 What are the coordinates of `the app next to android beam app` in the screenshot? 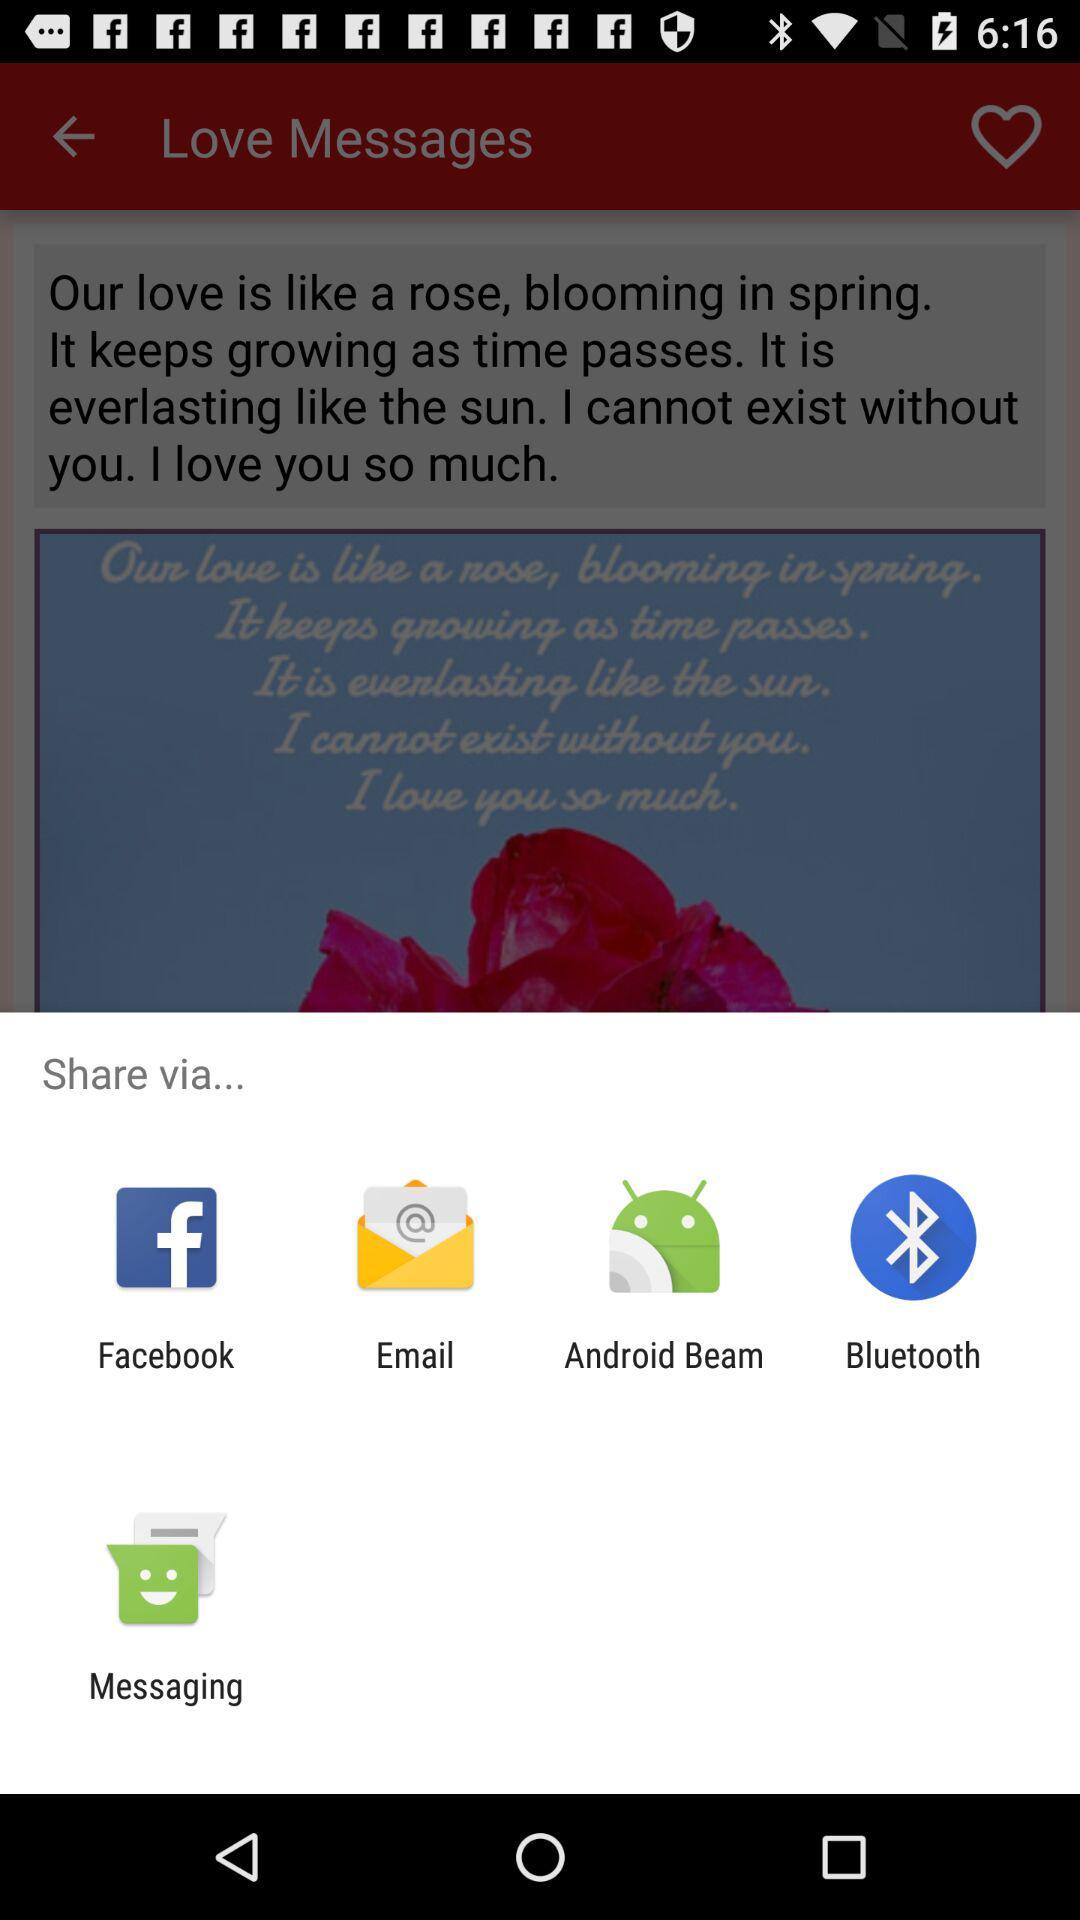 It's located at (414, 1374).